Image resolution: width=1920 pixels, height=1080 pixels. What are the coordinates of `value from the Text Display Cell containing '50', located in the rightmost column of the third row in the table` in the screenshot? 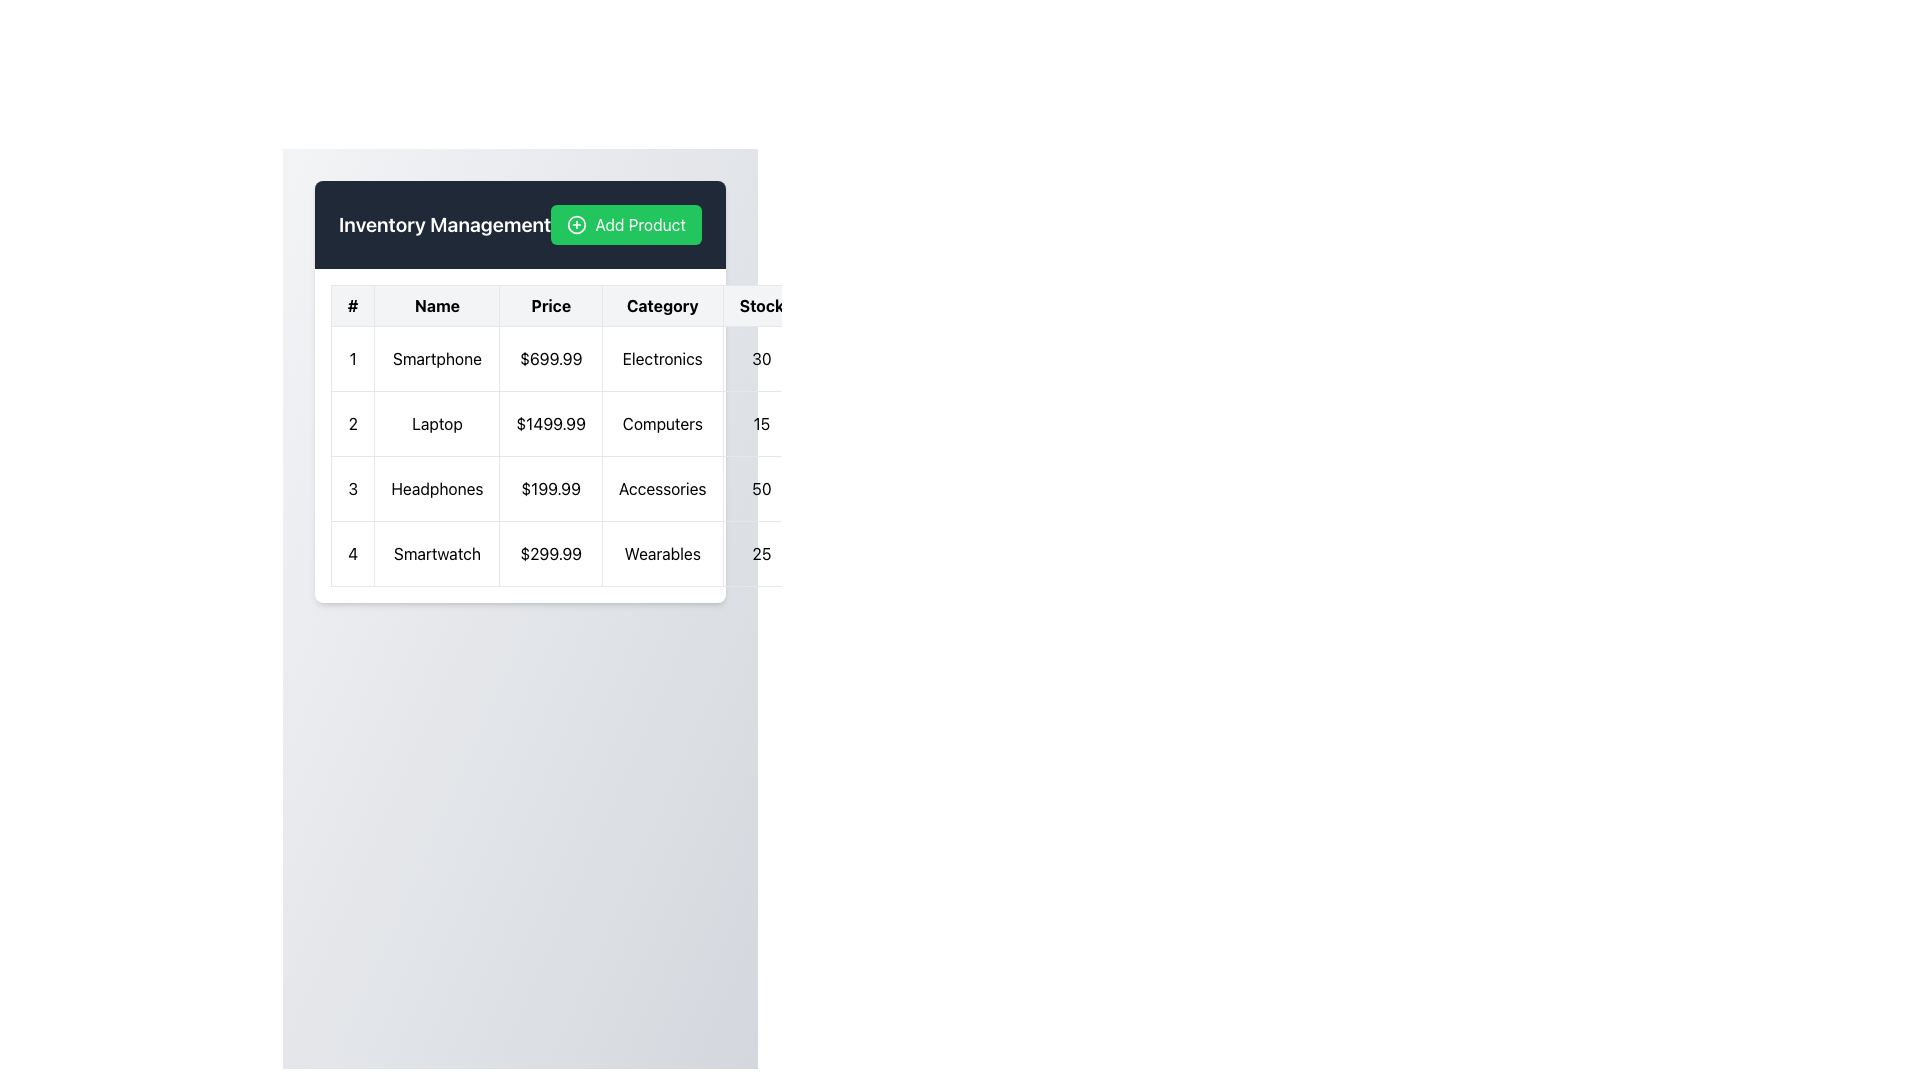 It's located at (760, 489).